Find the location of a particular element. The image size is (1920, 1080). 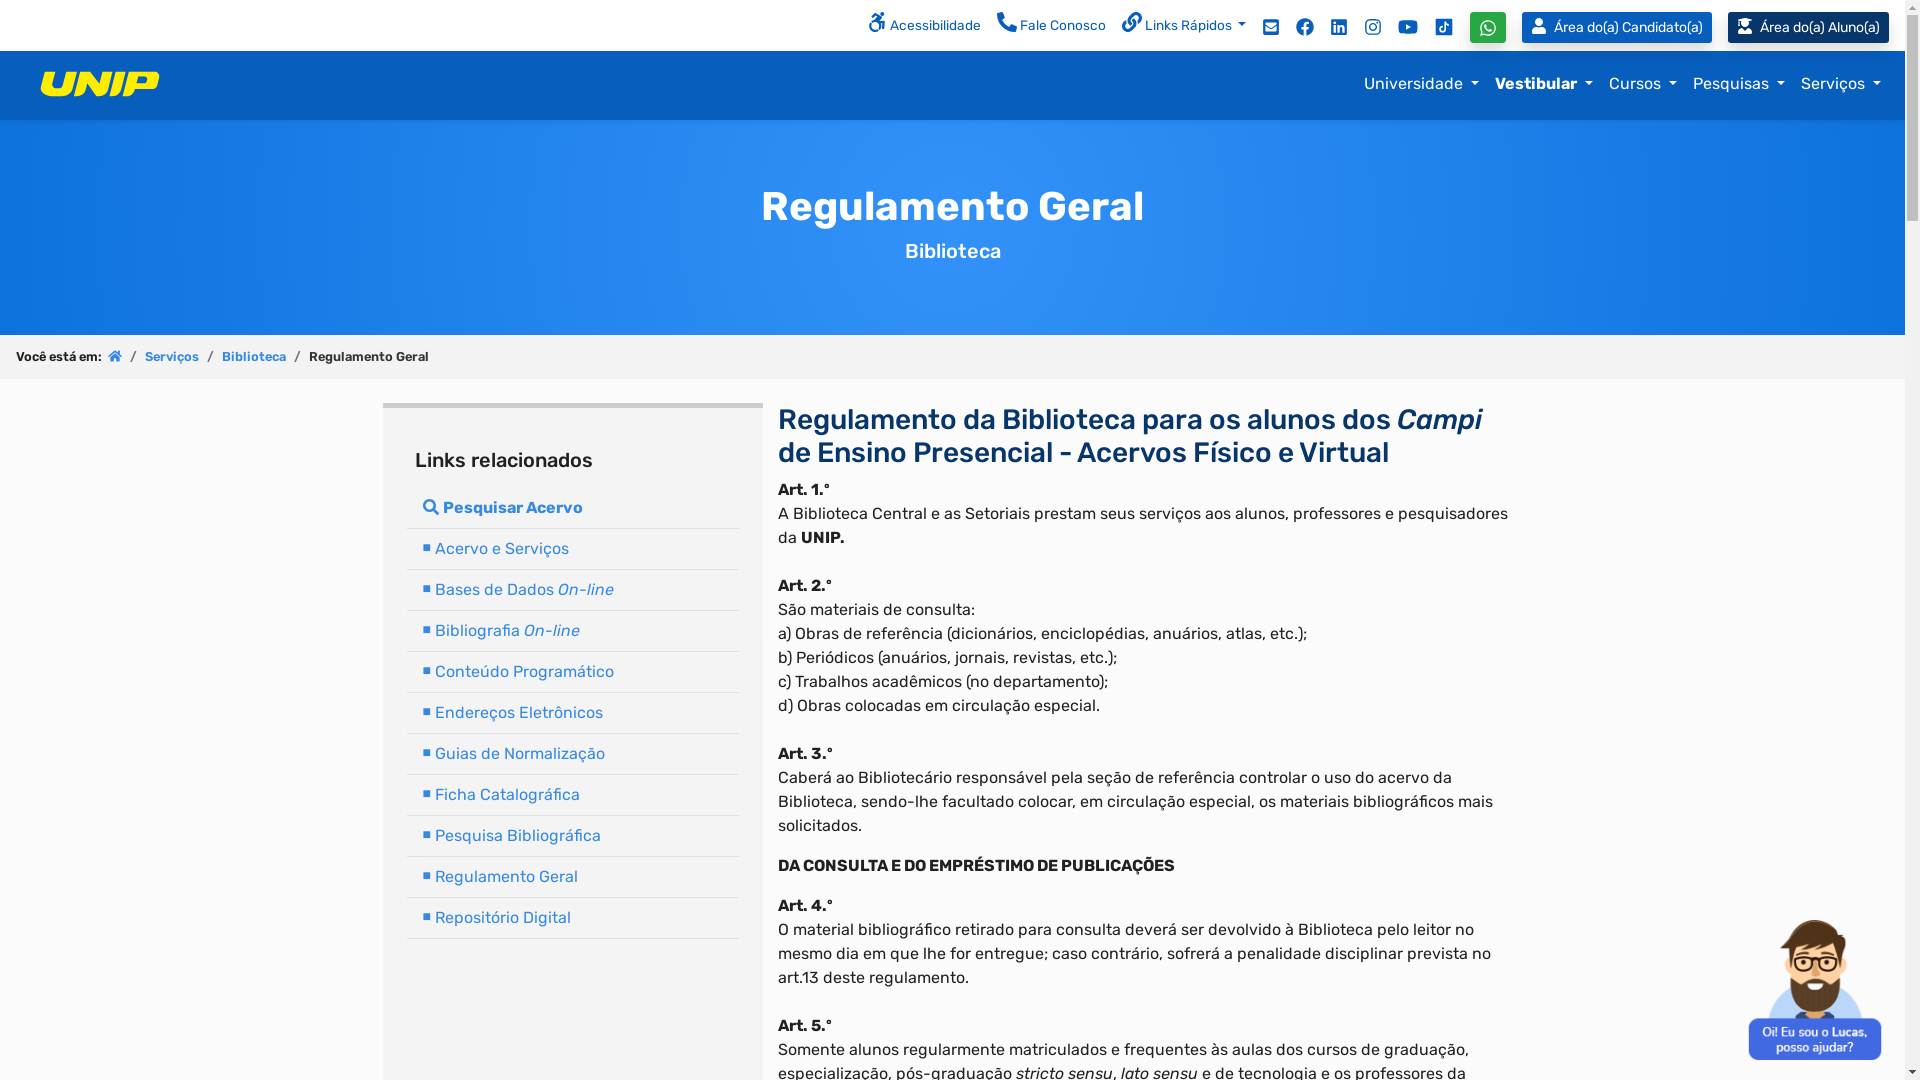

'Siga a UNIP no TikTok da UNIP' is located at coordinates (1444, 26).